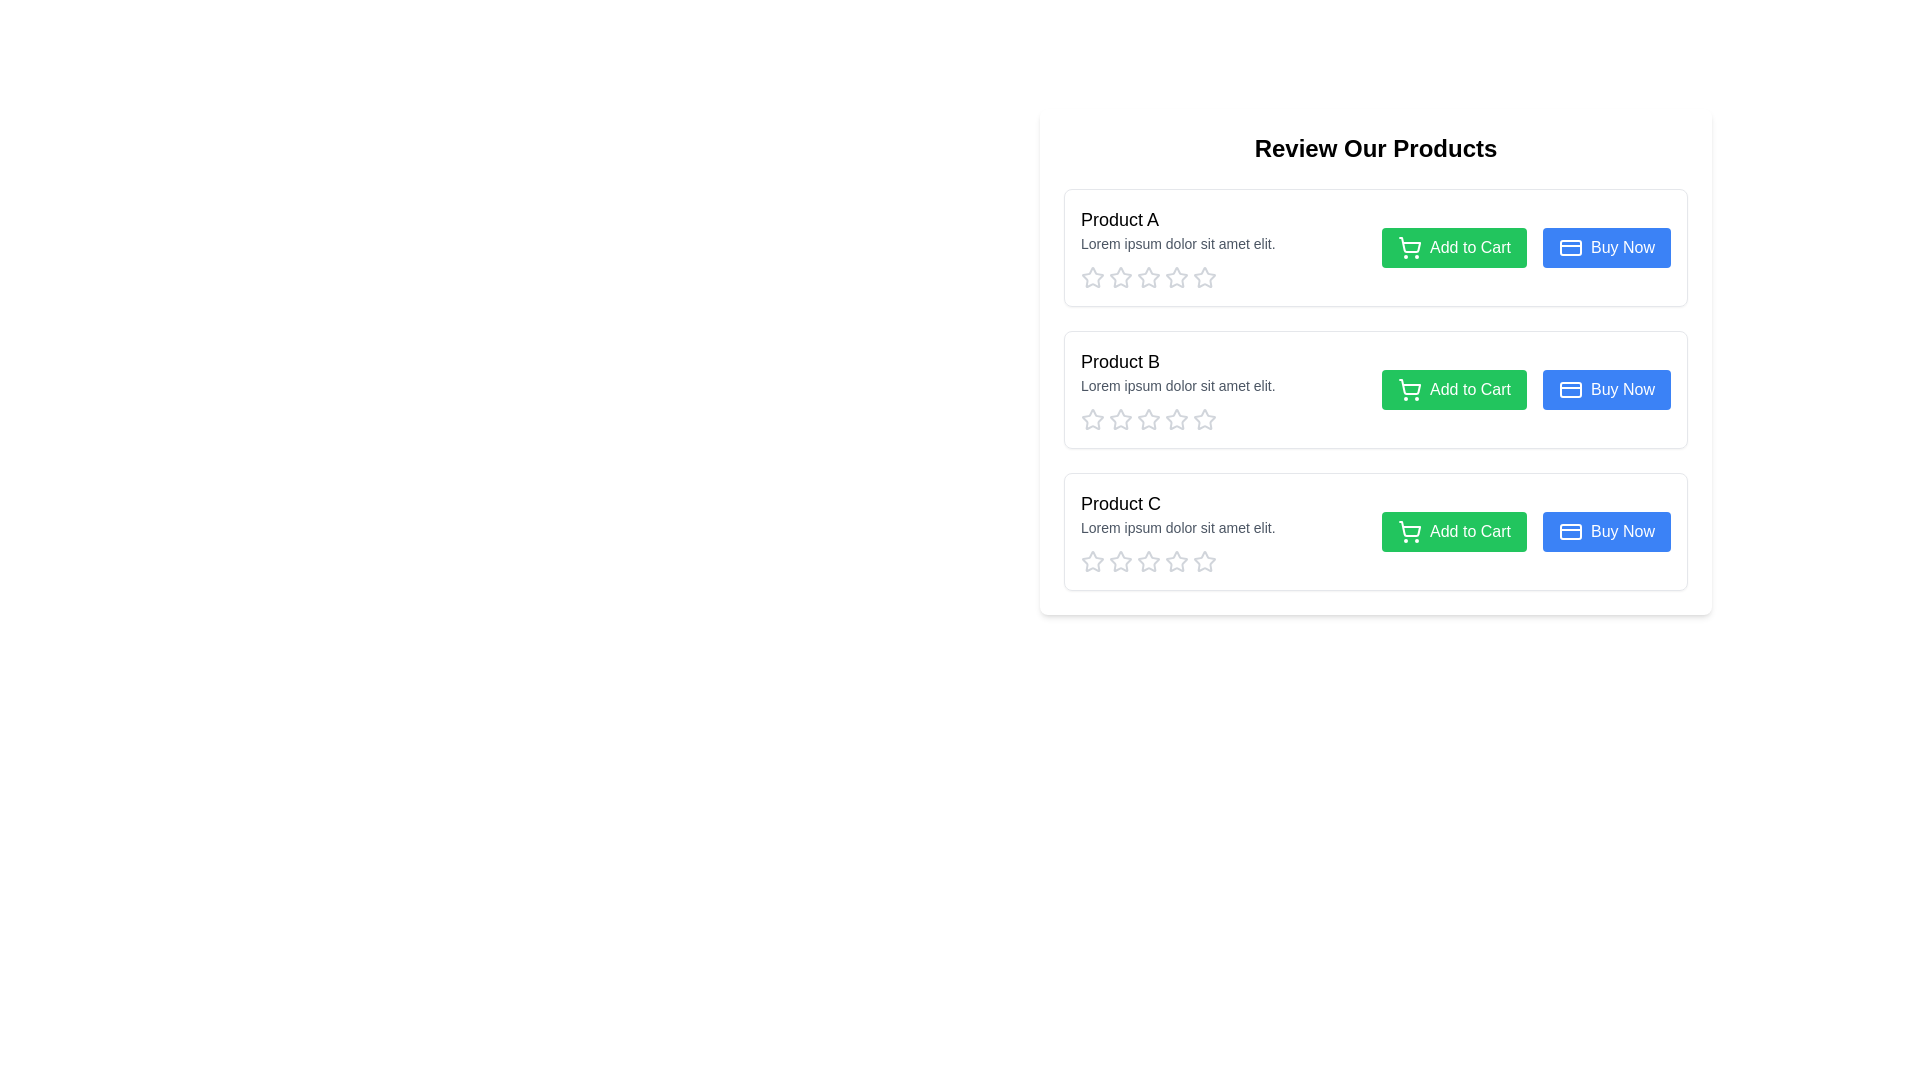  What do you see at coordinates (1176, 418) in the screenshot?
I see `the second star icon in the row of rating stars under the 'Product B' section` at bounding box center [1176, 418].